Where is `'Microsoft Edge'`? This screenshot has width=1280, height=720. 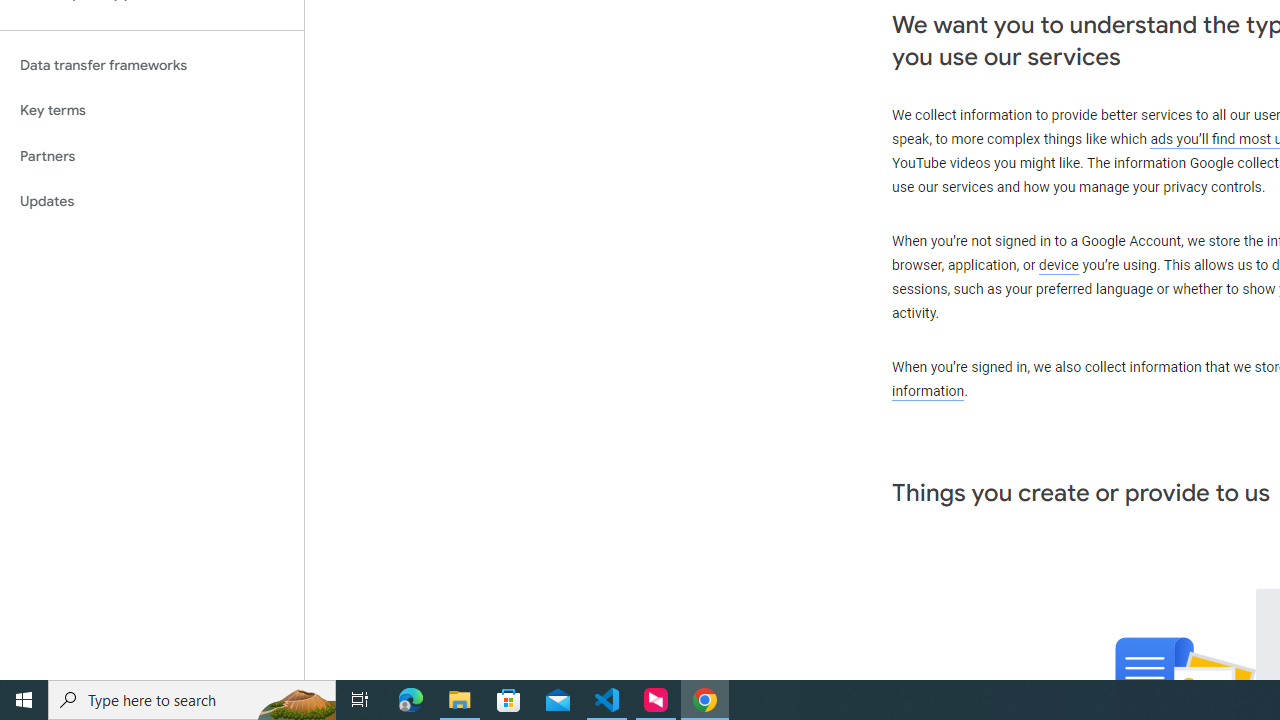 'Microsoft Edge' is located at coordinates (410, 698).